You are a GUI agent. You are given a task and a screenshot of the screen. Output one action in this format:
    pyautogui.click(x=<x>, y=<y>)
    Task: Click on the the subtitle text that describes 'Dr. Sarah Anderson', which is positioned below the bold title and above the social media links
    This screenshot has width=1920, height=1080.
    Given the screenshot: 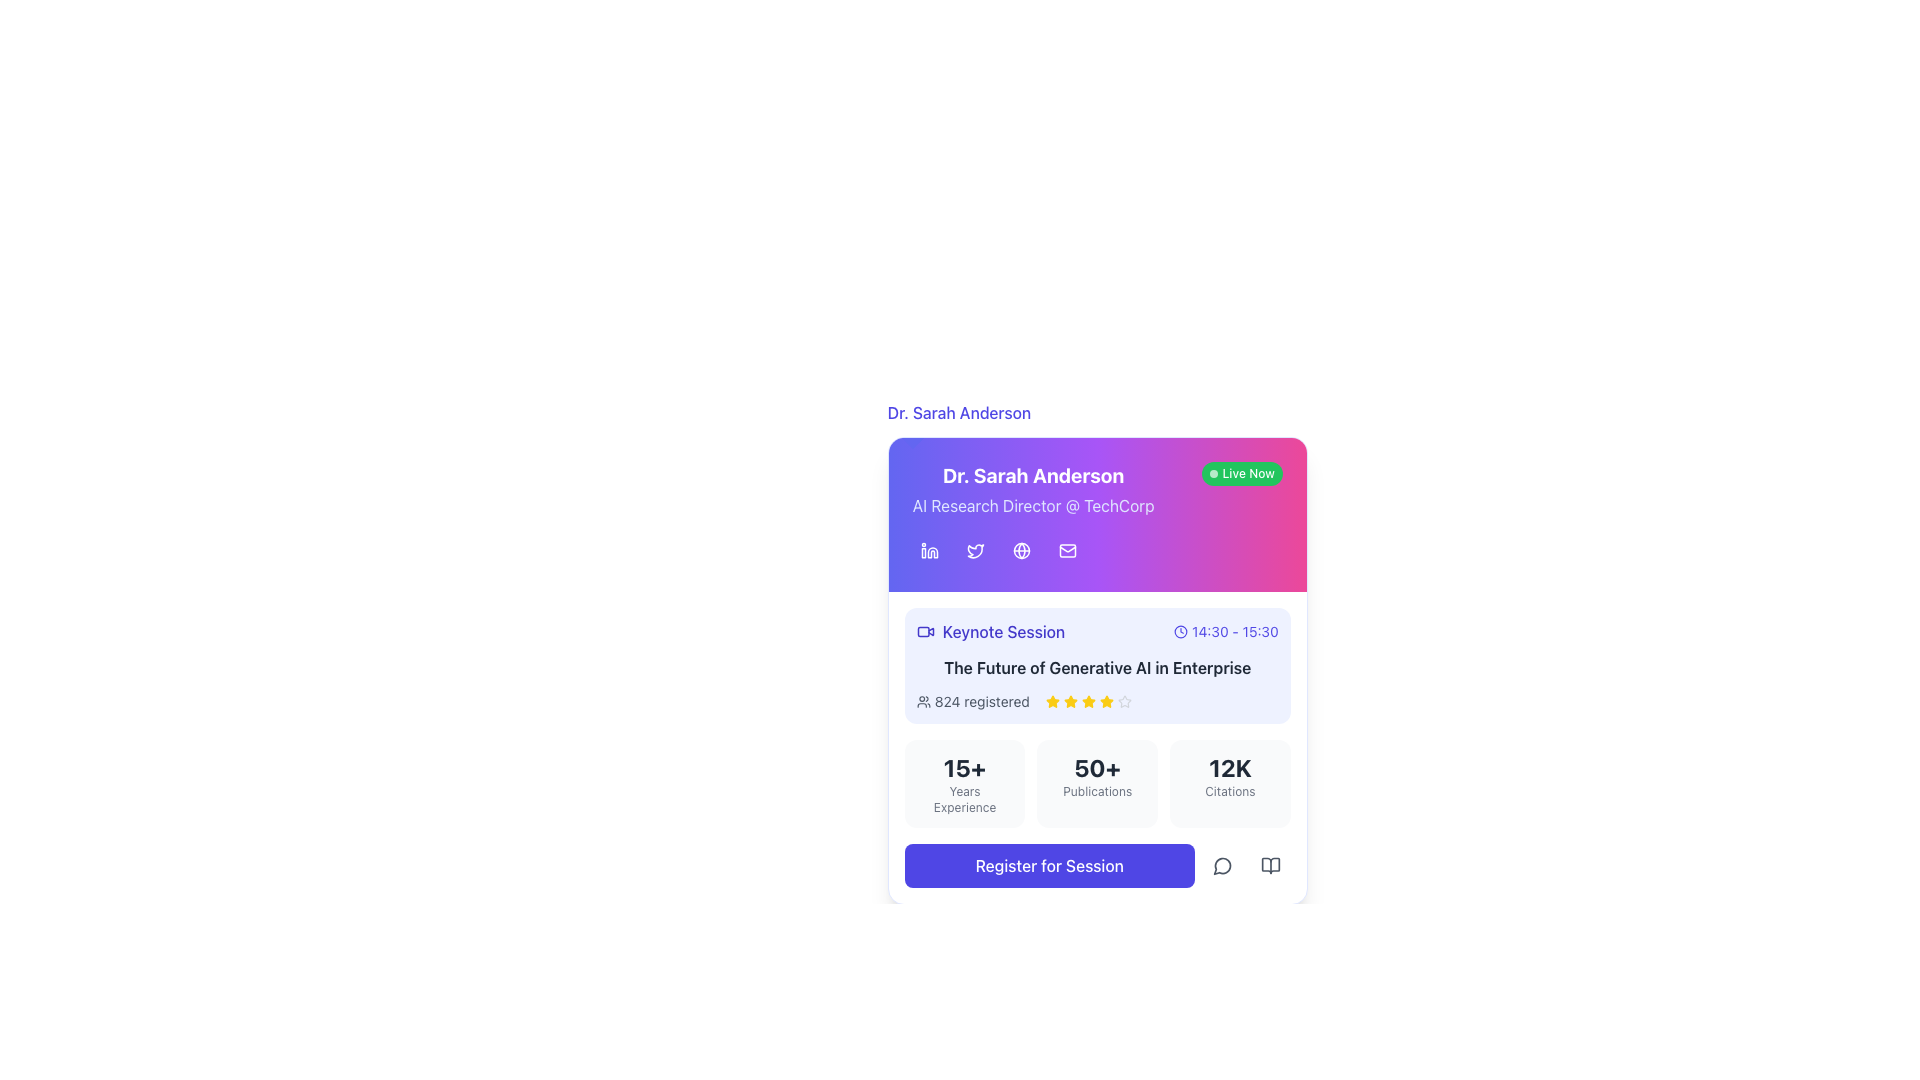 What is the action you would take?
    pyautogui.click(x=1033, y=504)
    